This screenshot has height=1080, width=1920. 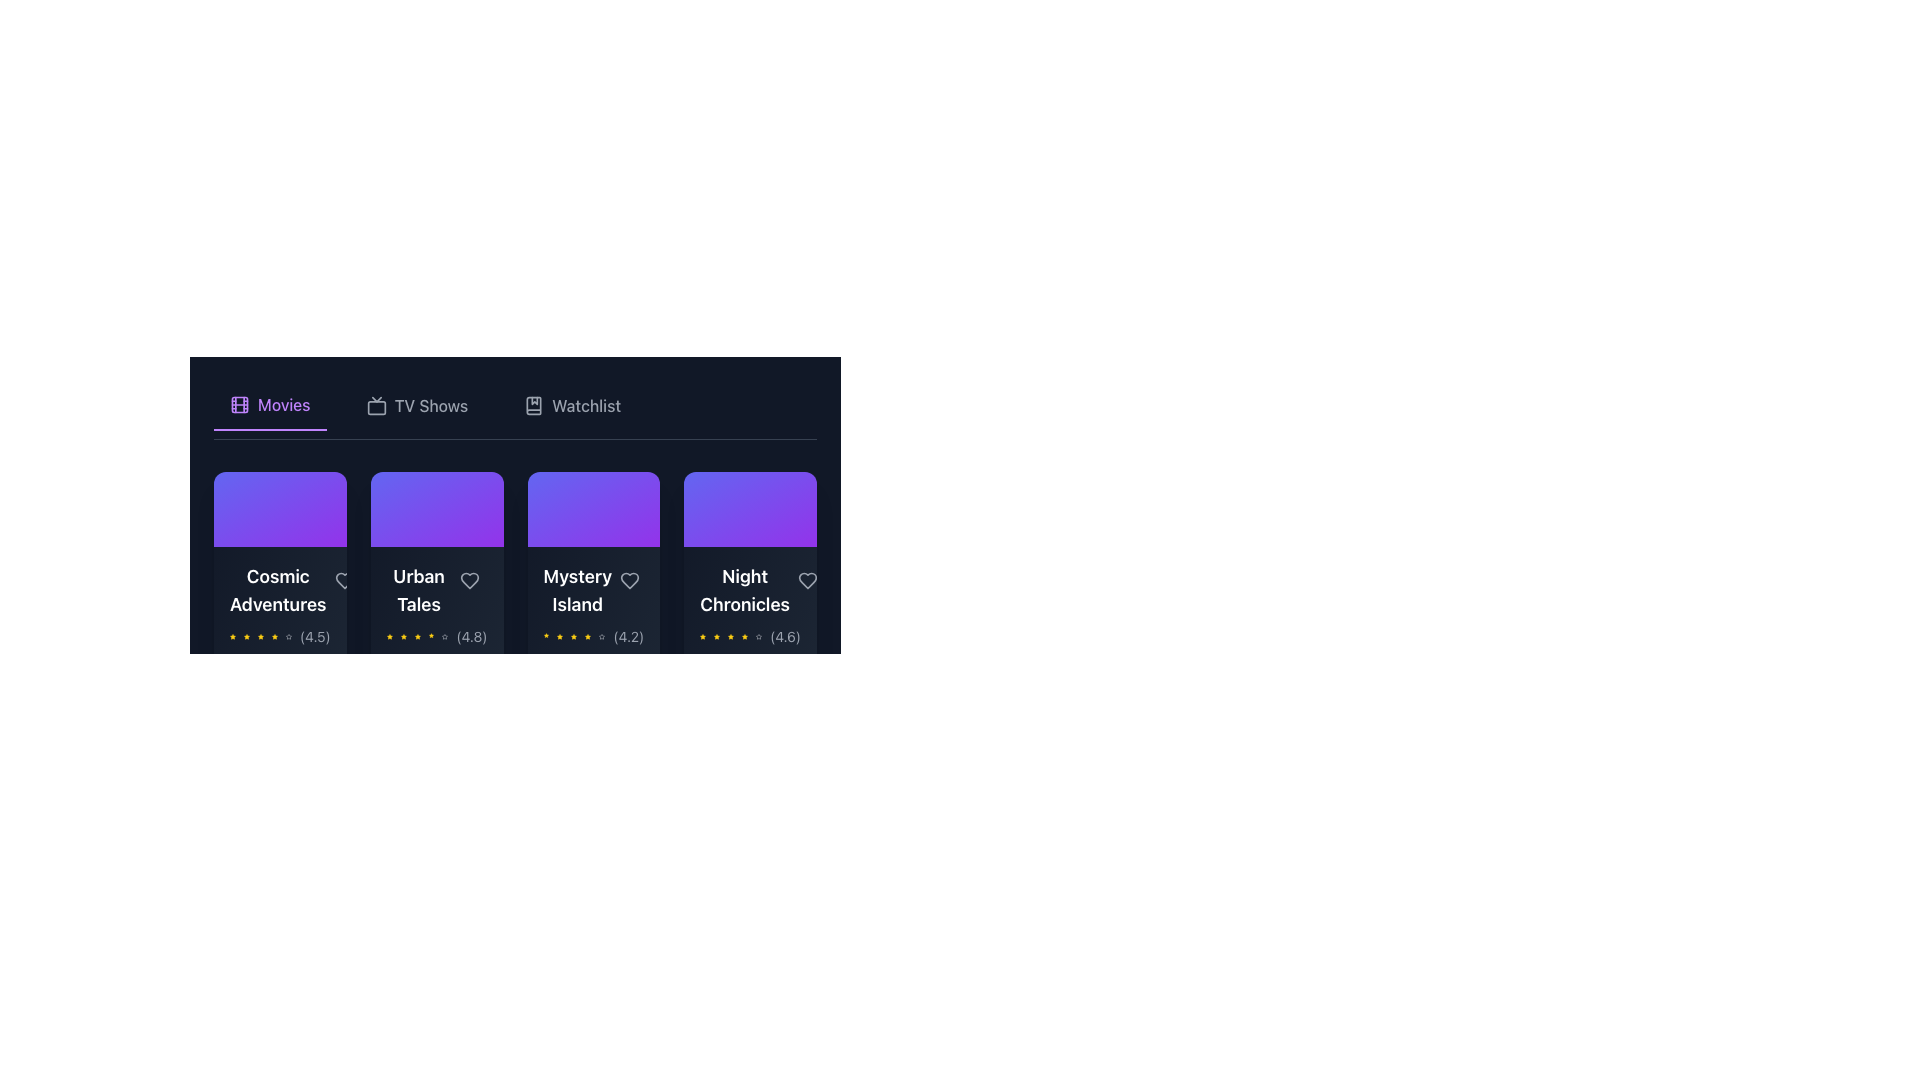 What do you see at coordinates (416, 636) in the screenshot?
I see `the star icon` at bounding box center [416, 636].